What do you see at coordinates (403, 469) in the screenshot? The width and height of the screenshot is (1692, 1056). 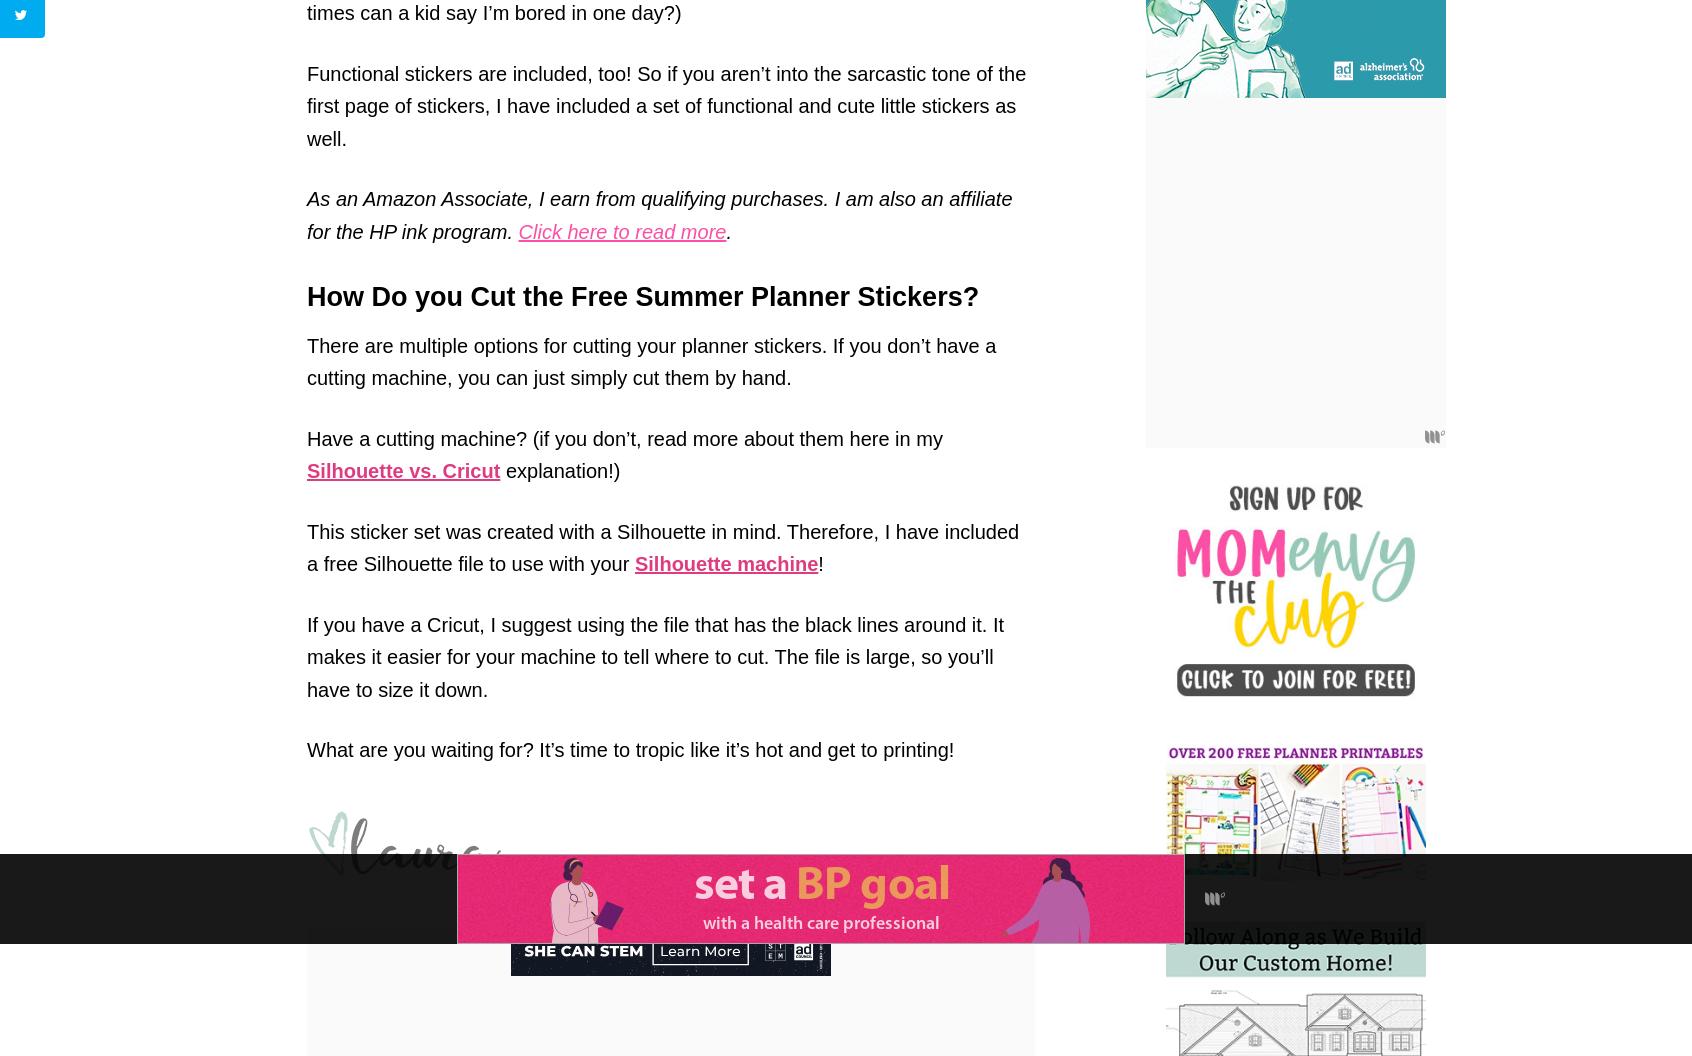 I see `'Silhouette vs. Cricut'` at bounding box center [403, 469].